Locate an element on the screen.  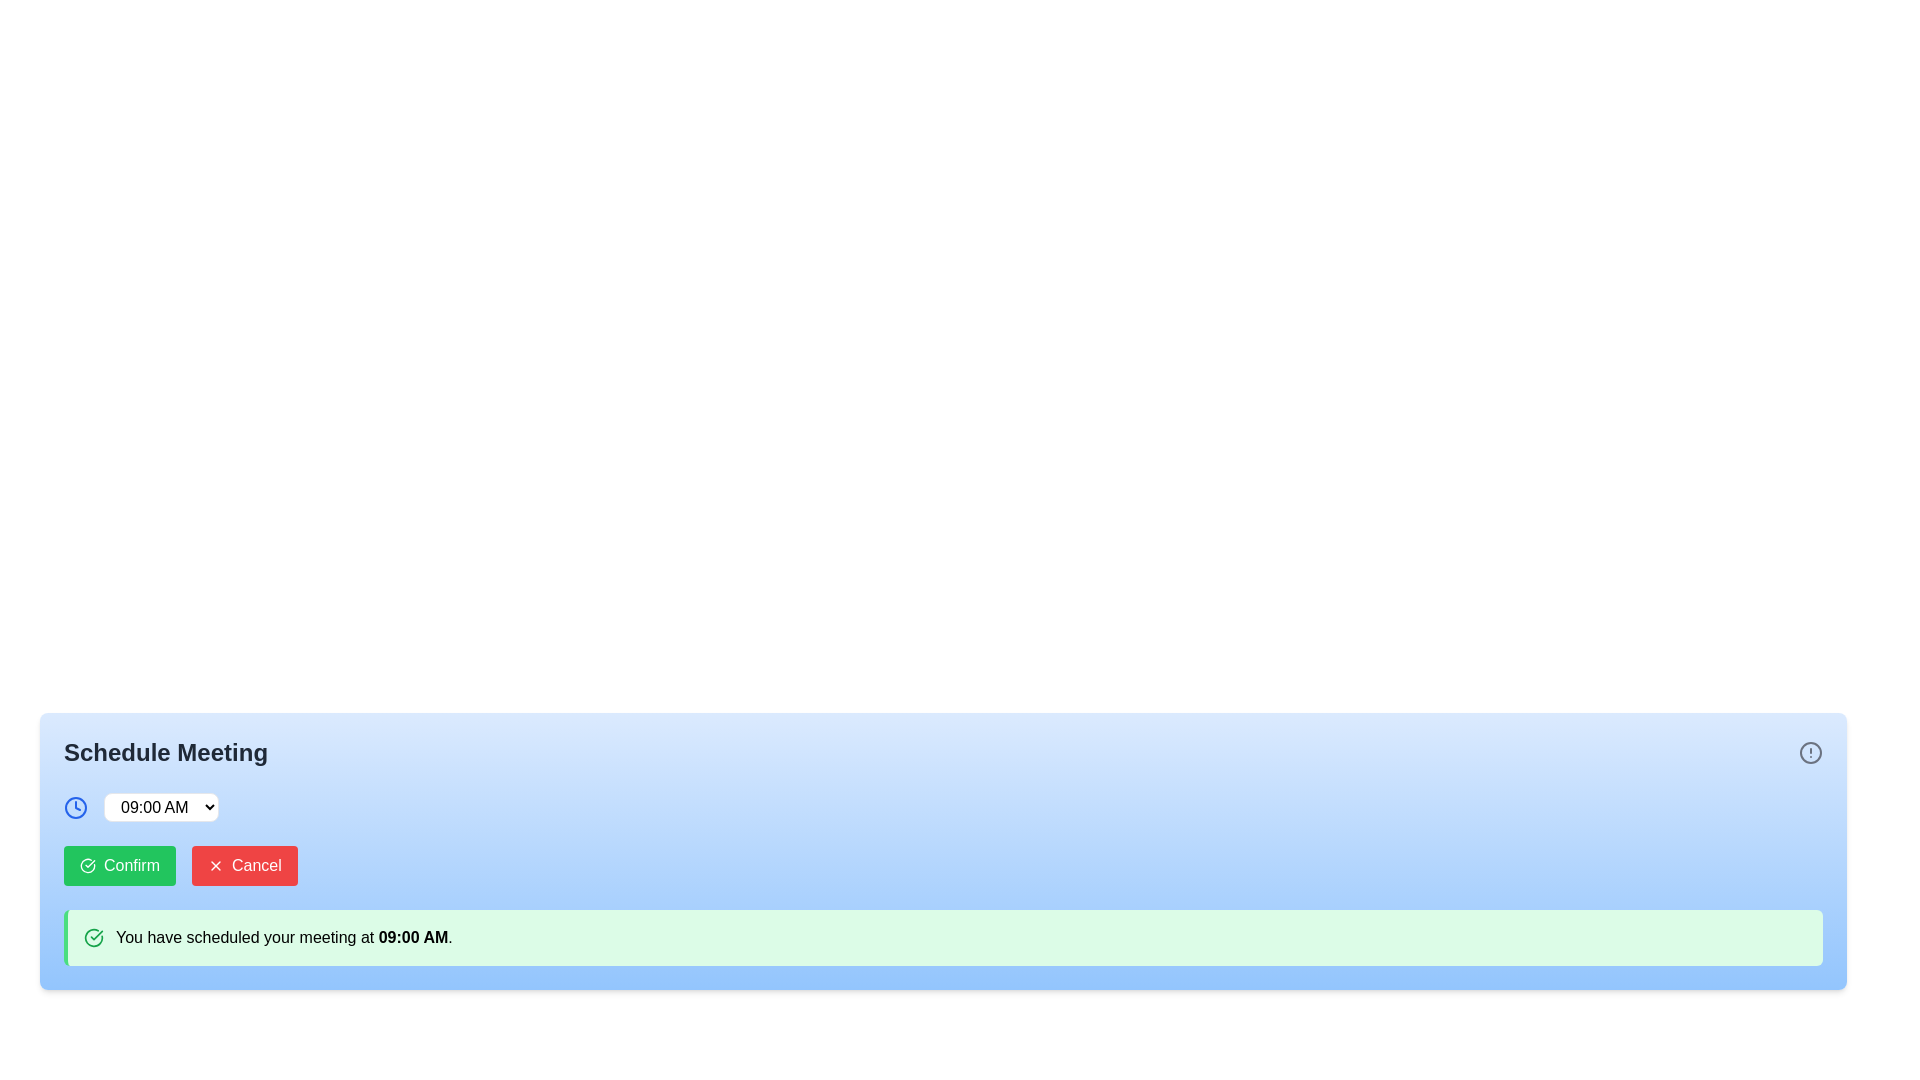
the 'X' icon in a red circular background, which is located to the left of the 'Cancel' text label inside a red rectangular button is located at coordinates (216, 865).